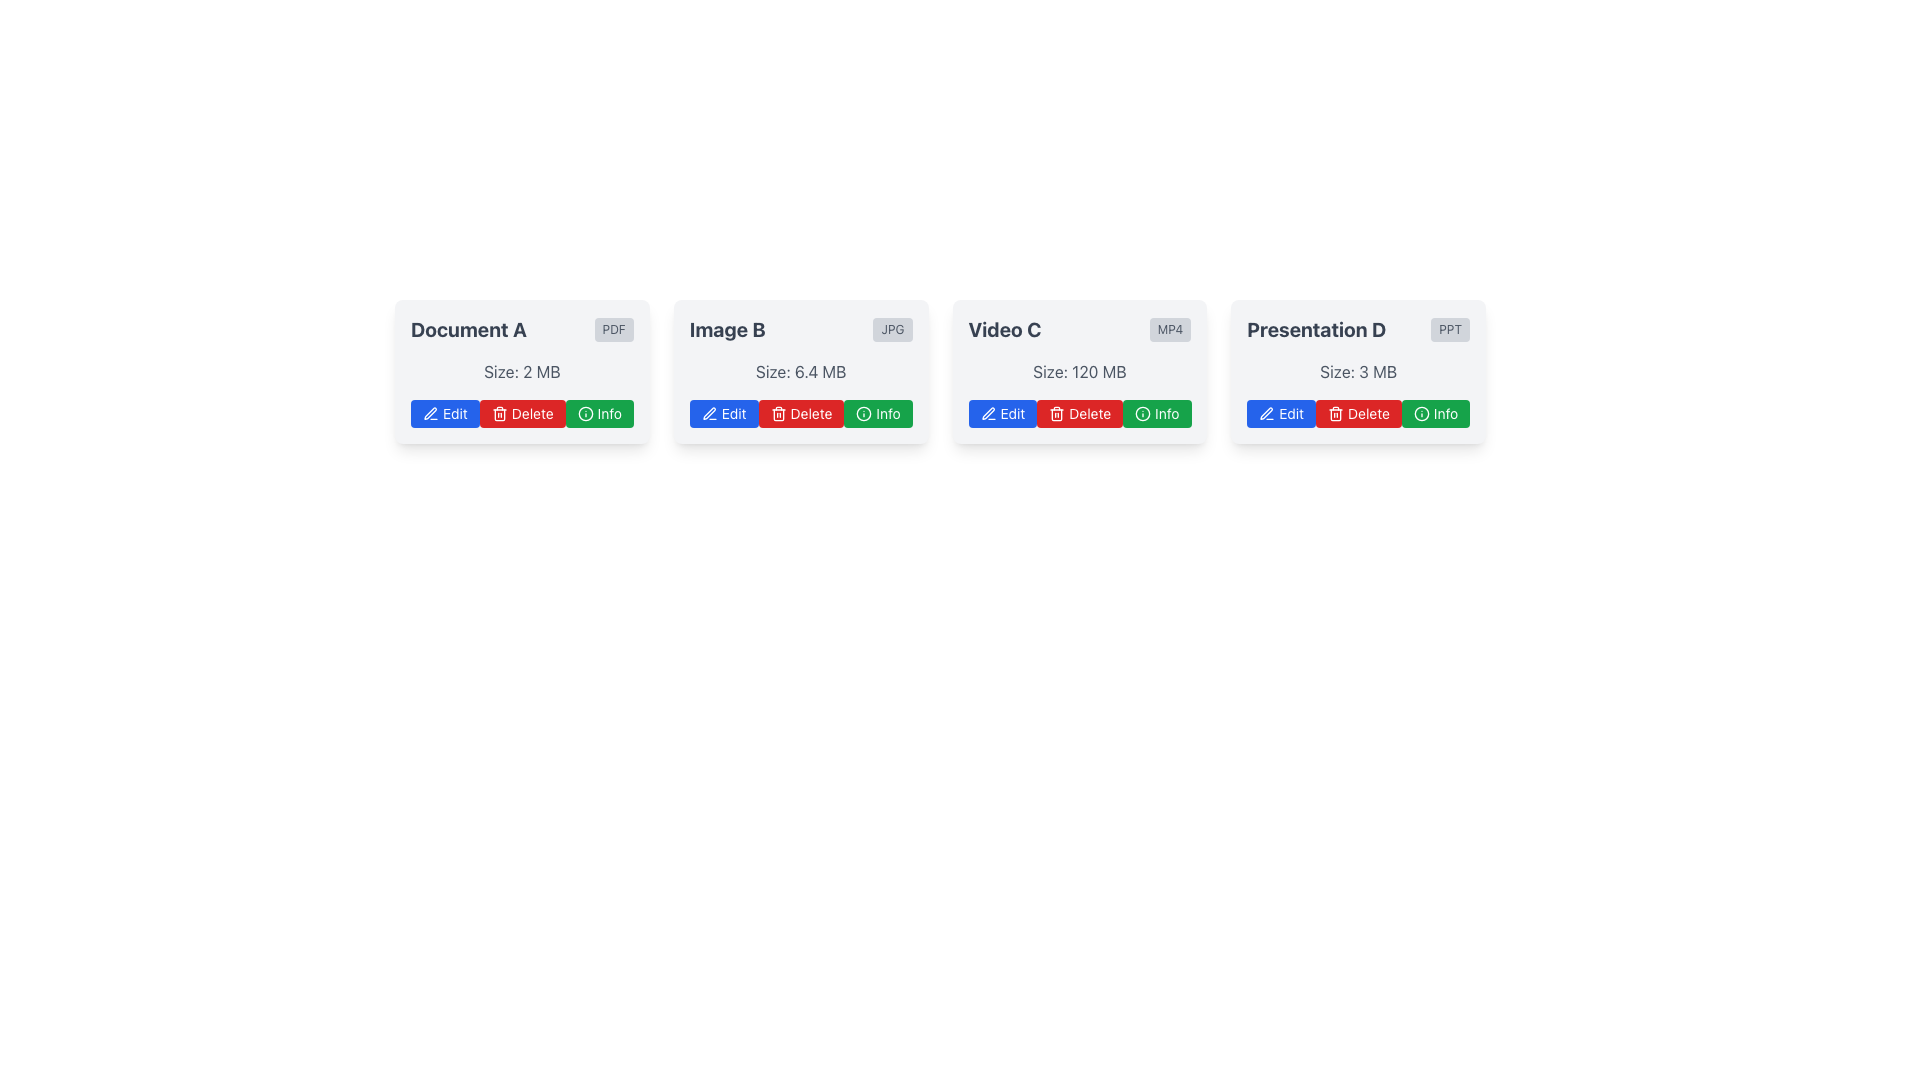 This screenshot has height=1080, width=1920. Describe the element at coordinates (709, 412) in the screenshot. I see `the 'Edit' icon, which is a pen symbol located within a blue button under the card labeled 'Image B', to initiate an editing action` at that location.